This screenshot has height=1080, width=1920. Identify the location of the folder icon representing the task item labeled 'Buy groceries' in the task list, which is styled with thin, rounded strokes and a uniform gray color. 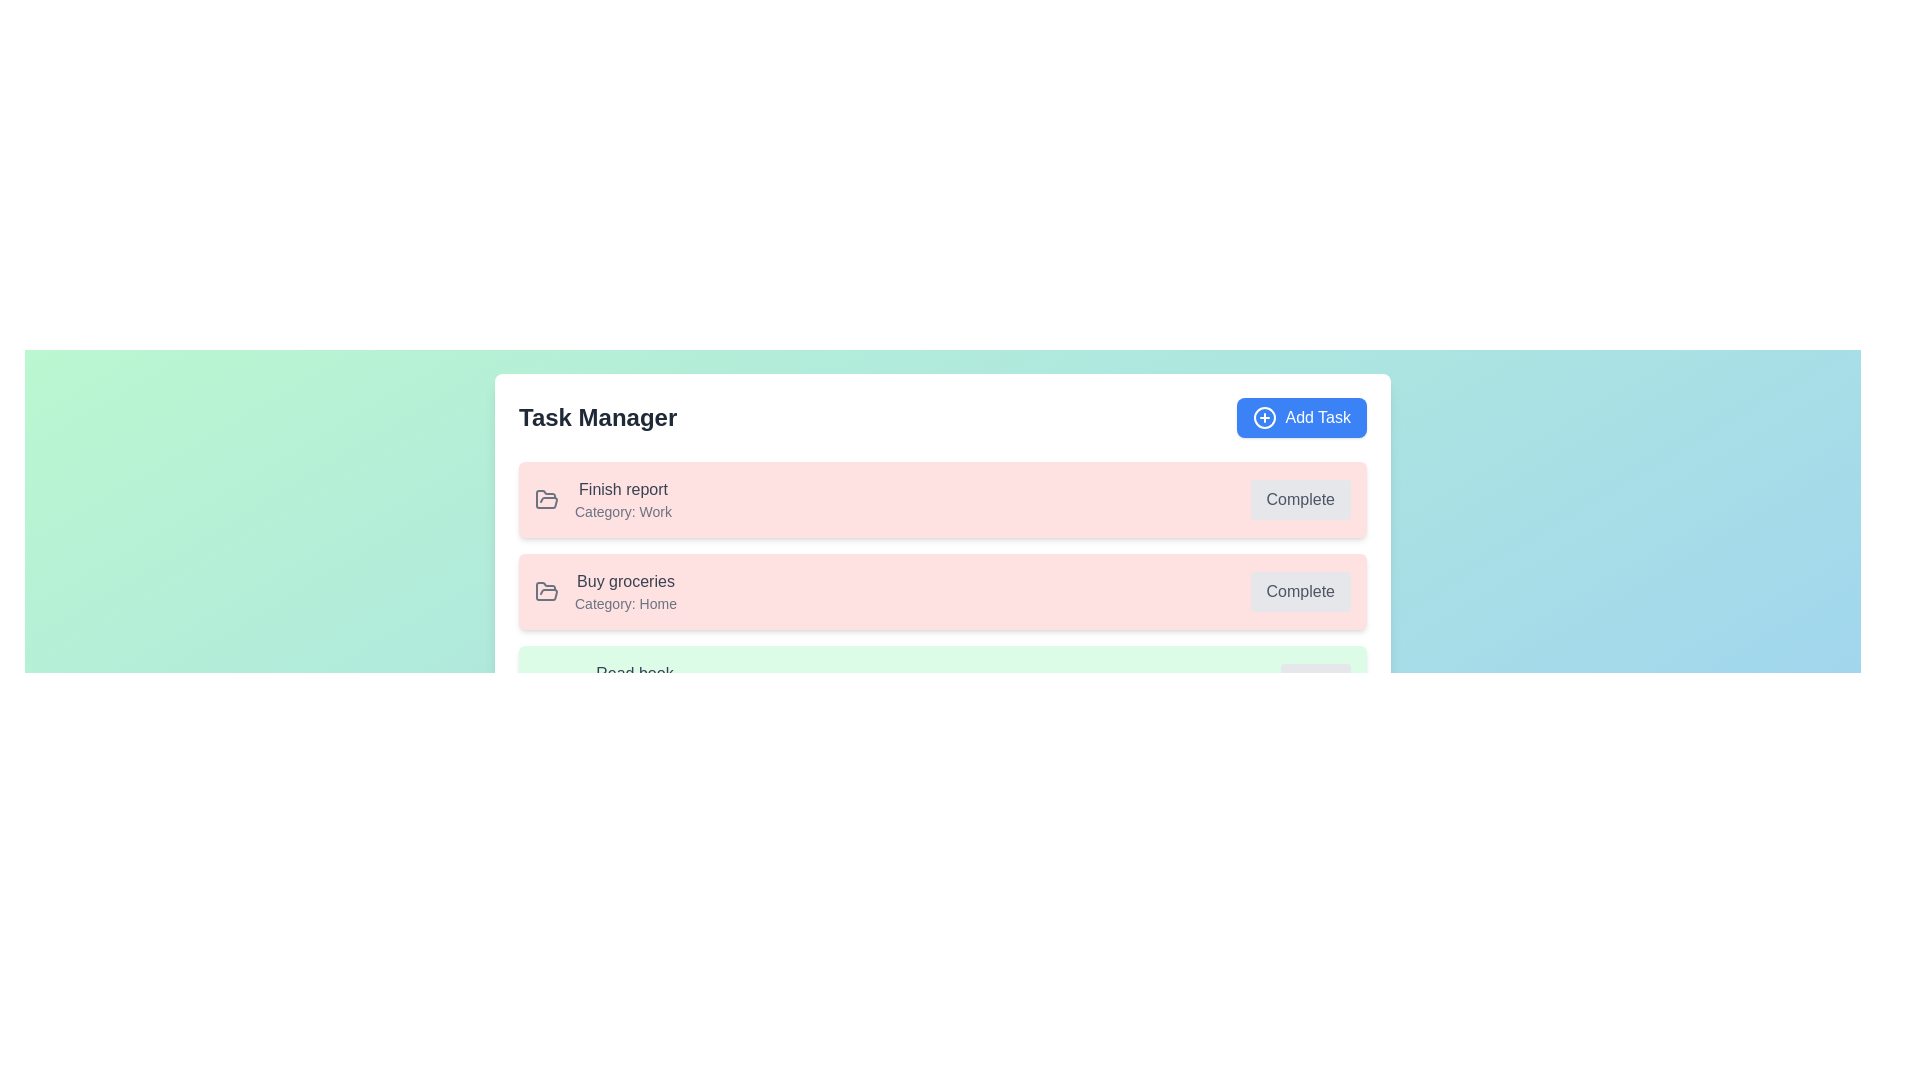
(547, 590).